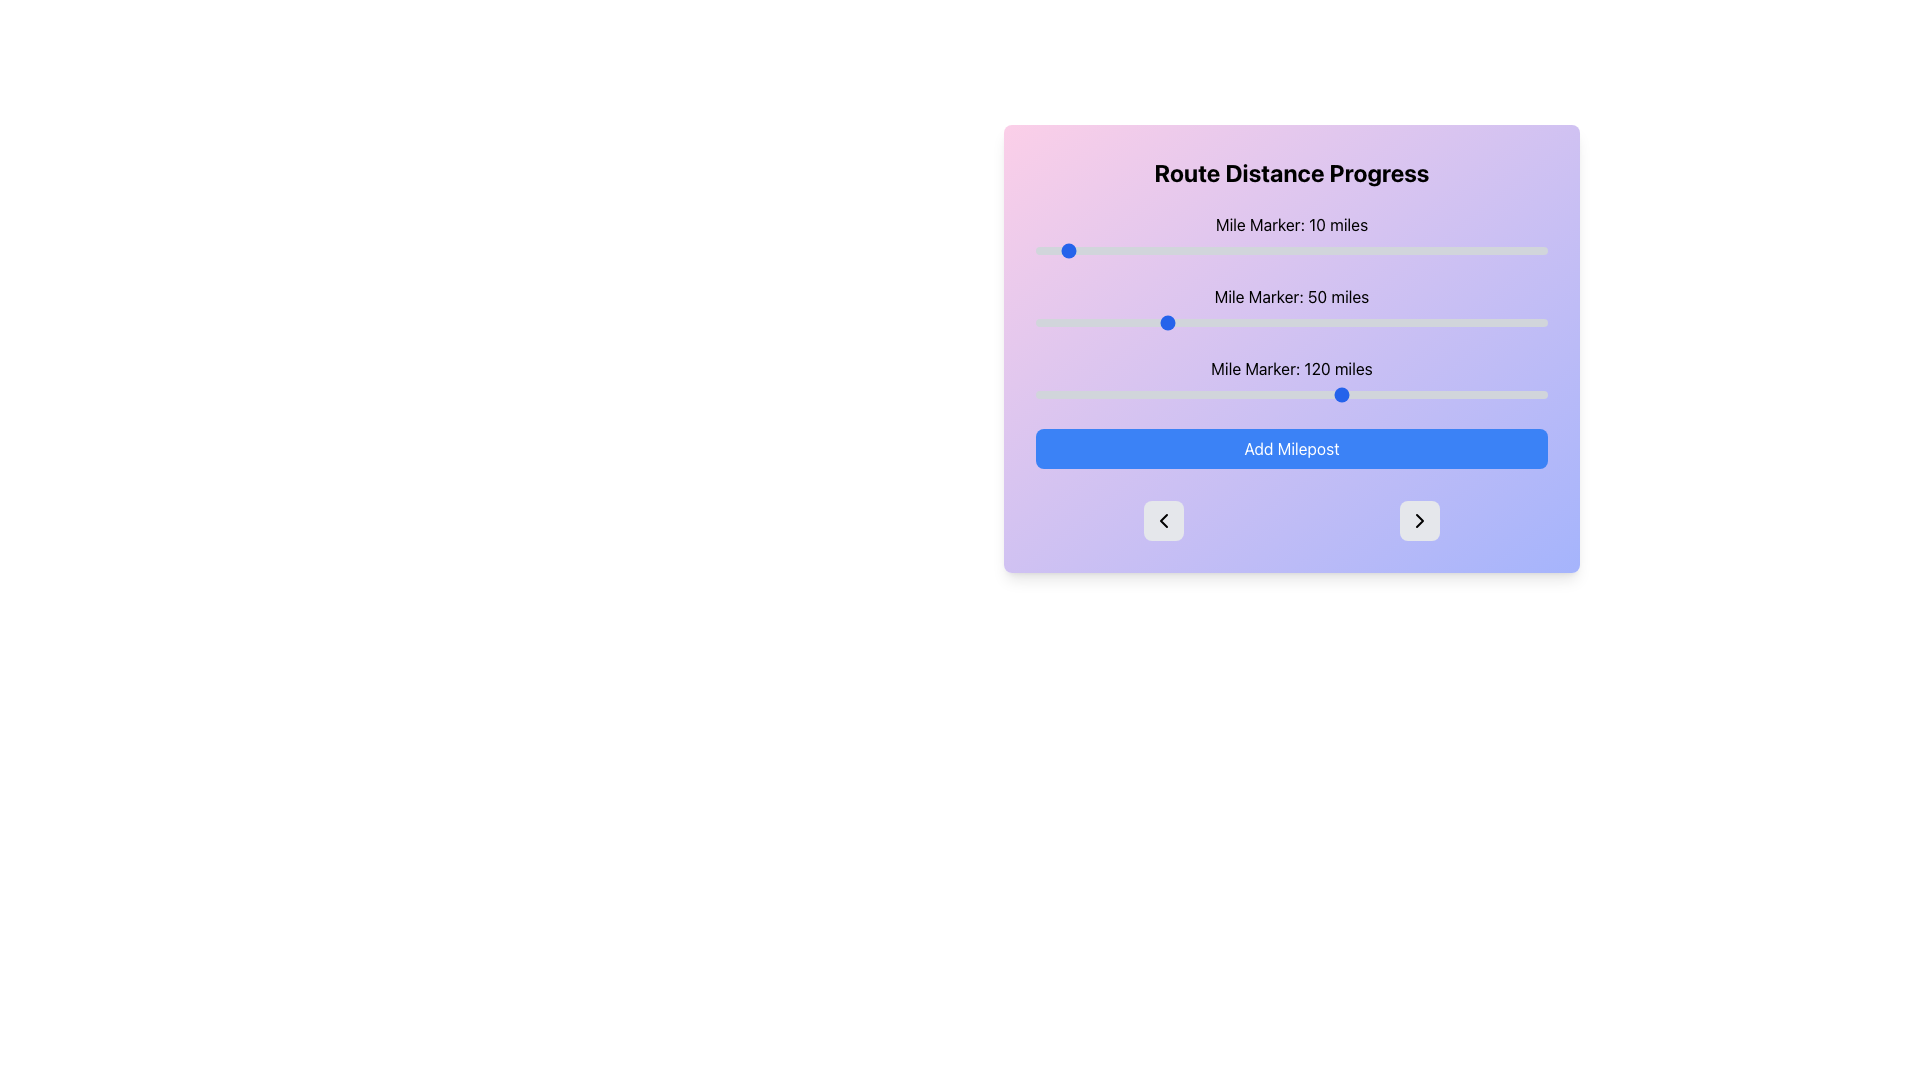 This screenshot has width=1920, height=1080. Describe the element at coordinates (1163, 519) in the screenshot. I see `the left-facing arrow icon inside the circular button located at the bottom-left of the interface card` at that location.